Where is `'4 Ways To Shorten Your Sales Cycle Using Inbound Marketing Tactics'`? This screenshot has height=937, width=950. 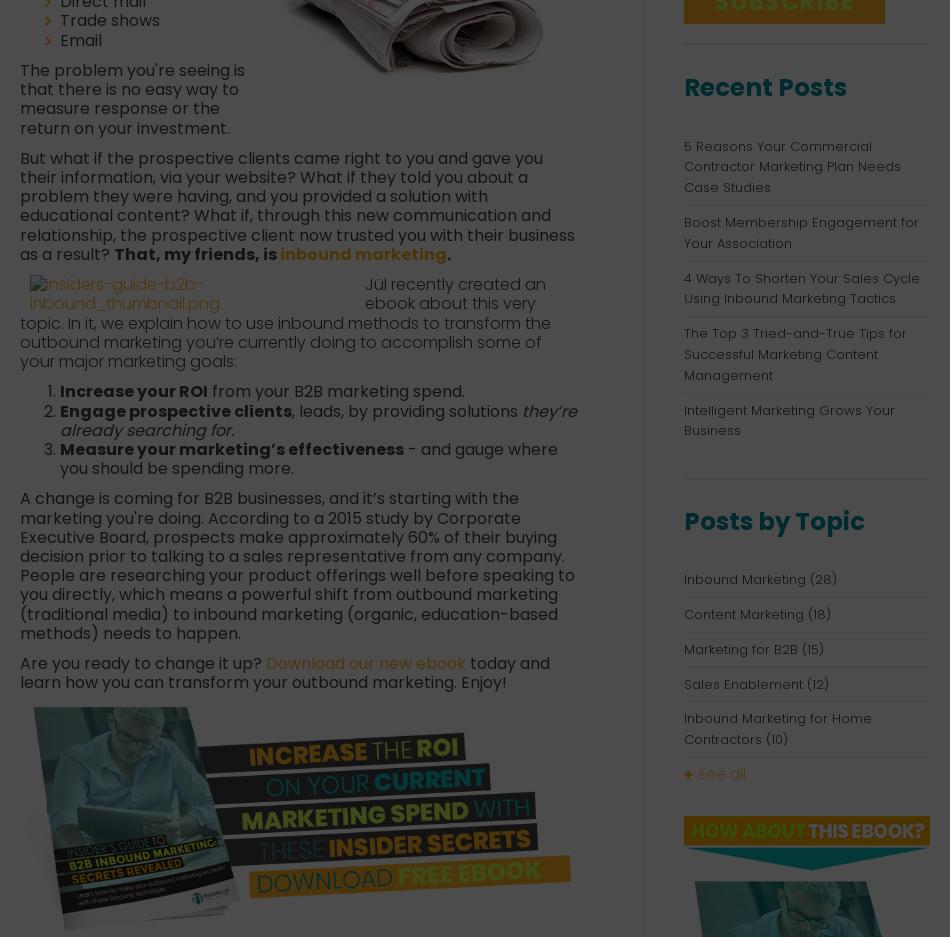
'4 Ways To Shorten Your Sales Cycle Using Inbound Marketing Tactics' is located at coordinates (800, 288).